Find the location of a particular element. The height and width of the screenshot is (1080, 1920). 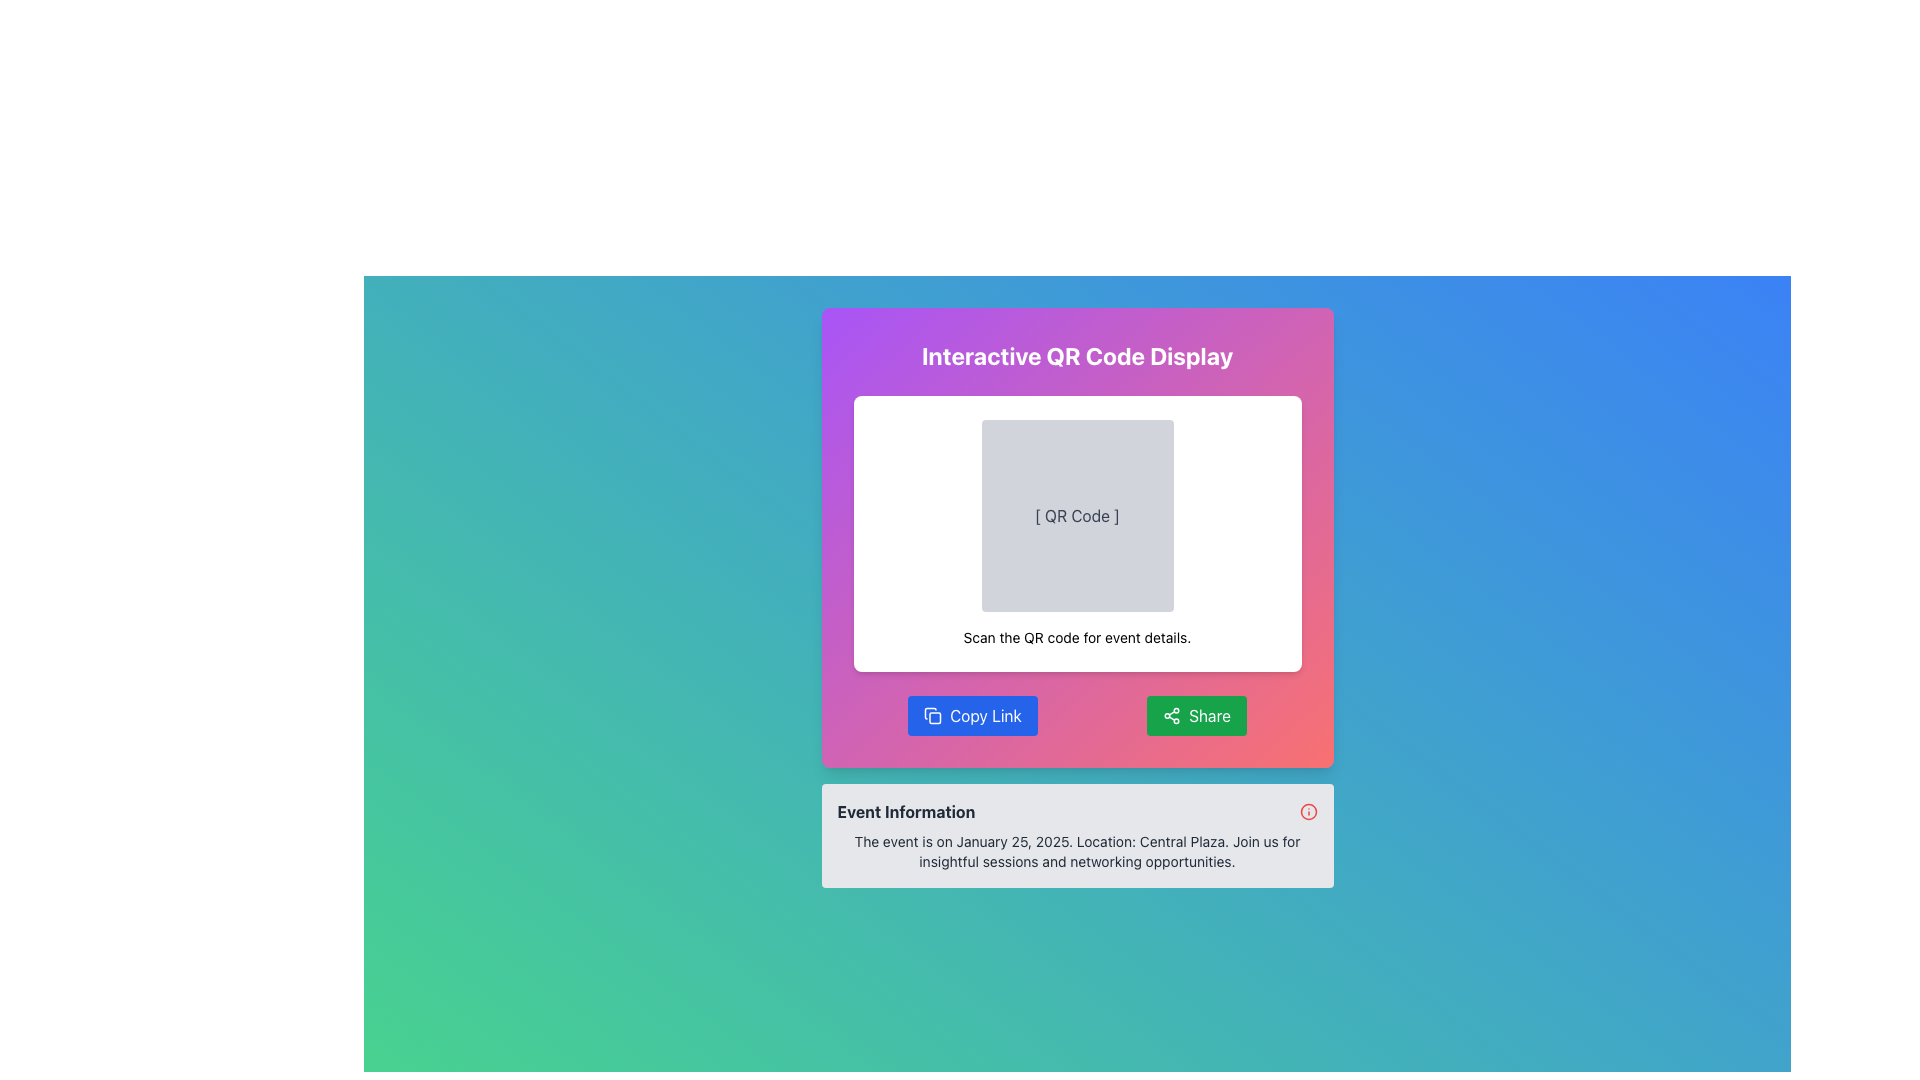

the small circular red button with an 'i' symbol located at the far right side of the 'Event Information' box is located at coordinates (1308, 812).